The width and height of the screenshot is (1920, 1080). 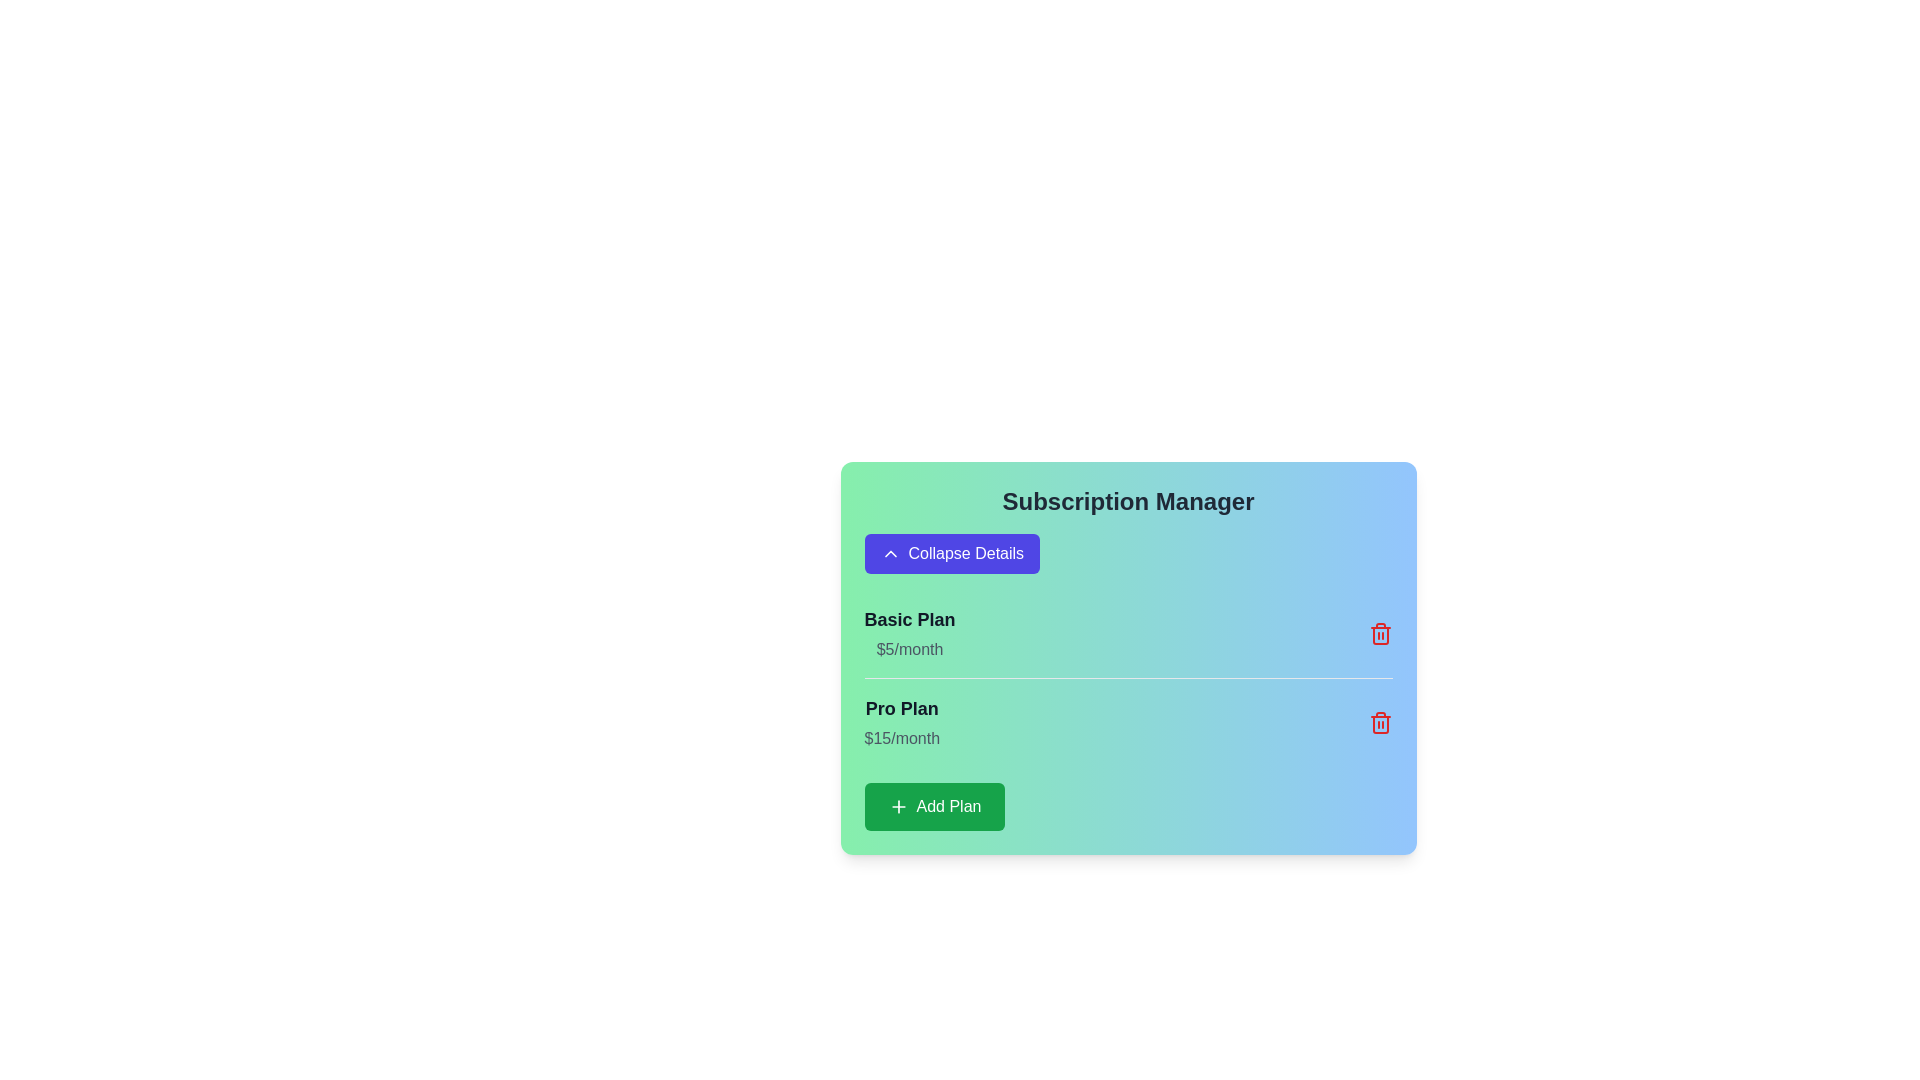 What do you see at coordinates (1379, 633) in the screenshot?
I see `the interactive trash icon button located to the right of the 'Basic Plan' text in the 'Subscription Manager'` at bounding box center [1379, 633].